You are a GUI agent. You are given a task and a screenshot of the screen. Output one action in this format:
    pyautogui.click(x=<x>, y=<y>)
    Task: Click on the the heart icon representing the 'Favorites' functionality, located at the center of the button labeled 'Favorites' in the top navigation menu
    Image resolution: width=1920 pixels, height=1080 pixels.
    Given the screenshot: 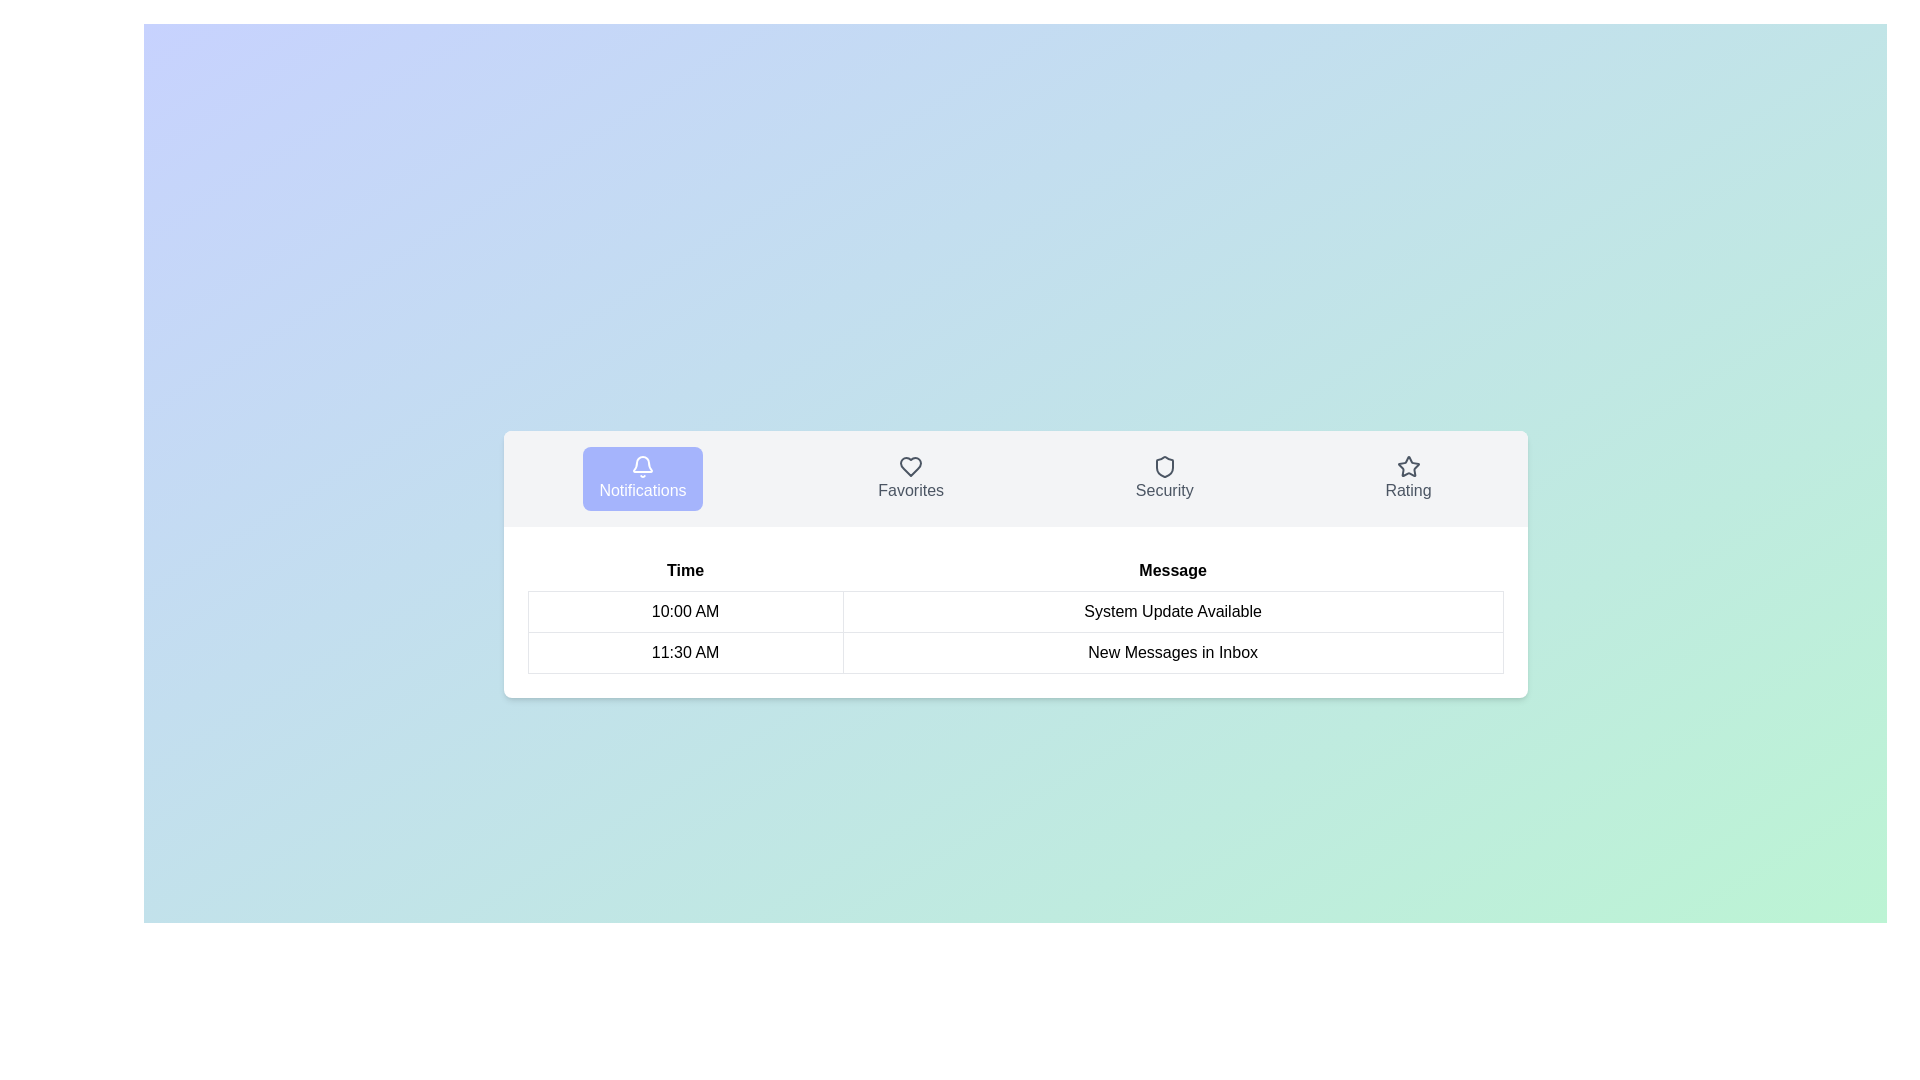 What is the action you would take?
    pyautogui.click(x=910, y=466)
    